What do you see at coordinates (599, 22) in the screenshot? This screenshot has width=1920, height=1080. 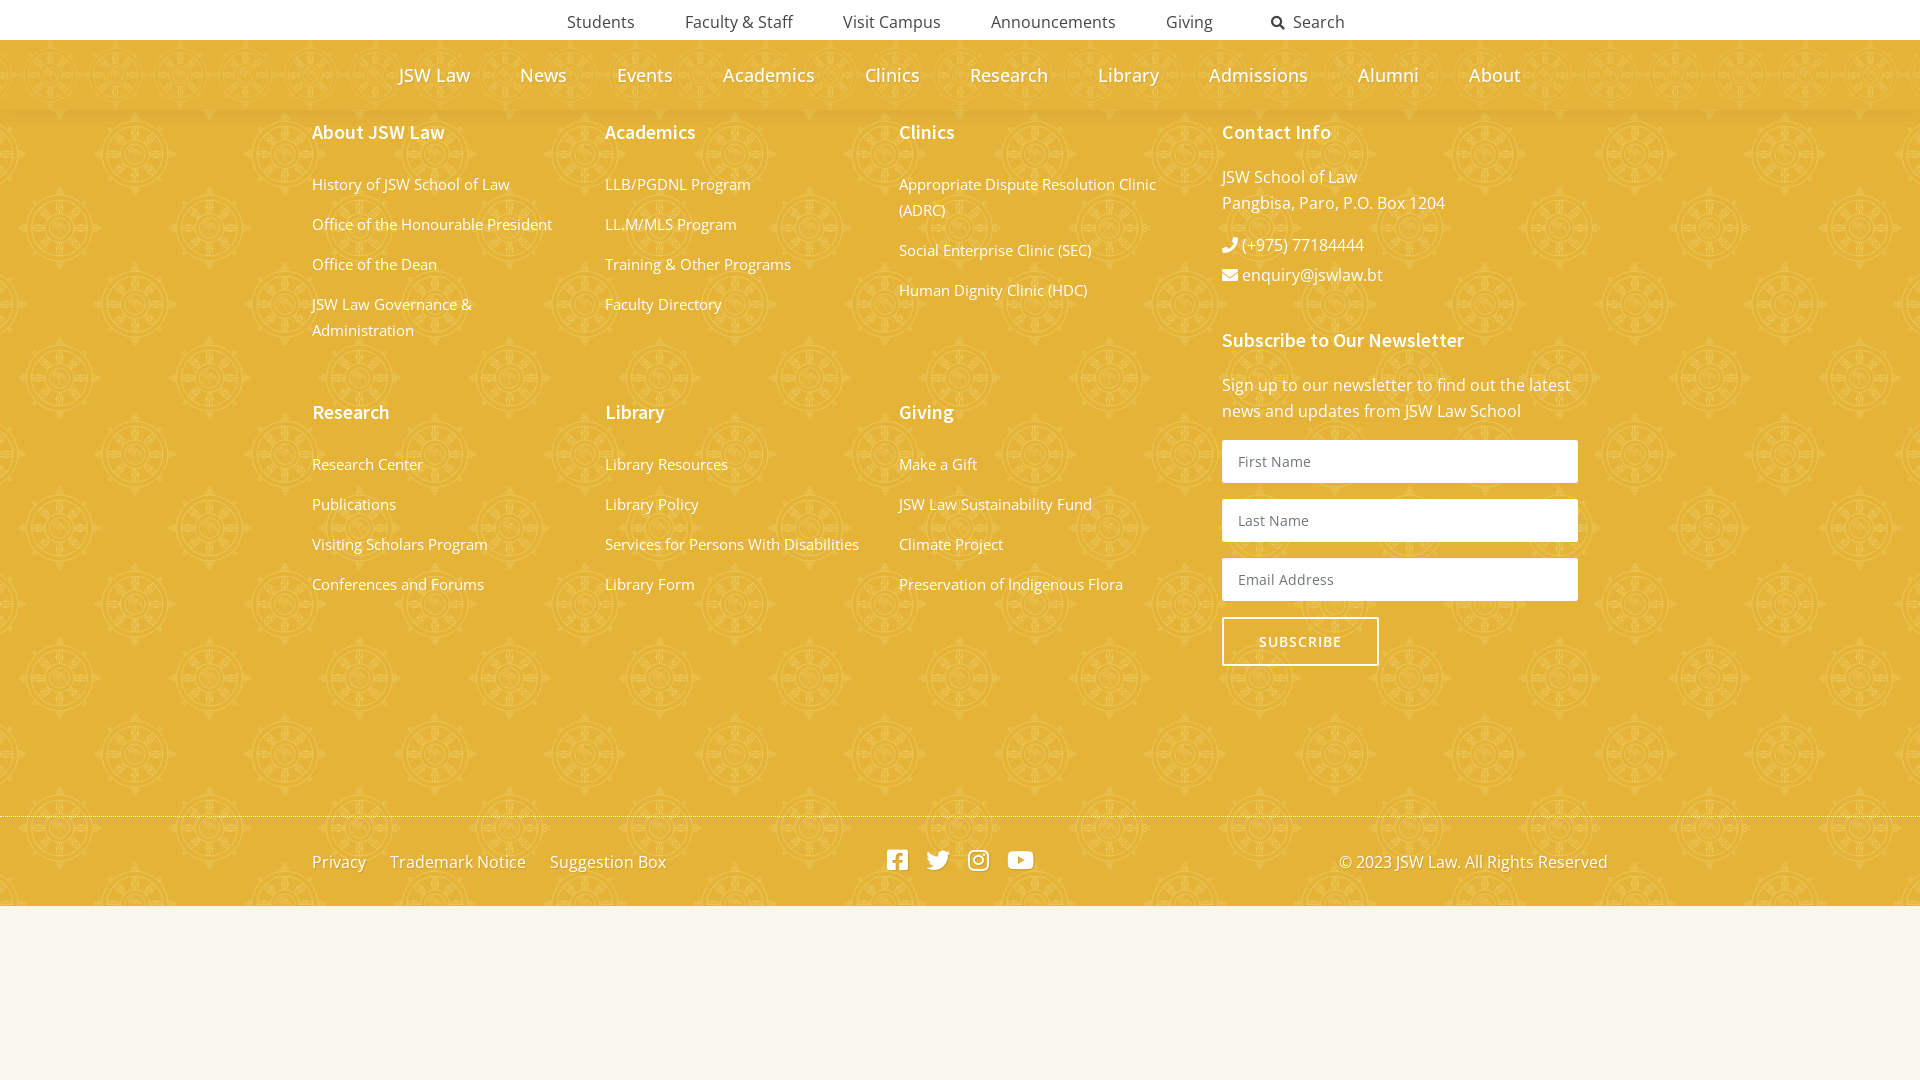 I see `'Students'` at bounding box center [599, 22].